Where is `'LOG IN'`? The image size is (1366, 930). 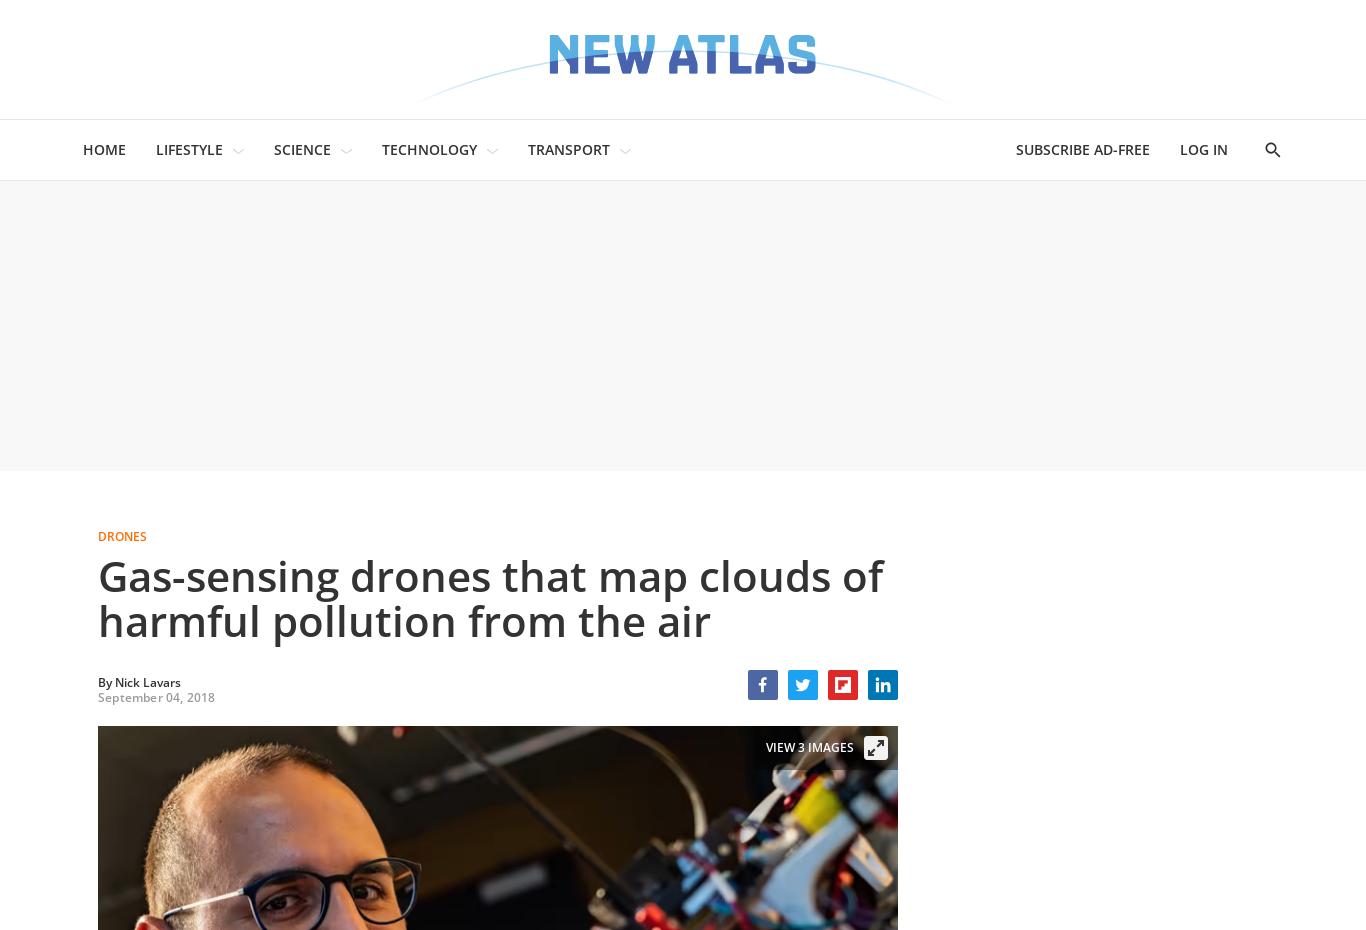
'LOG IN' is located at coordinates (1203, 149).